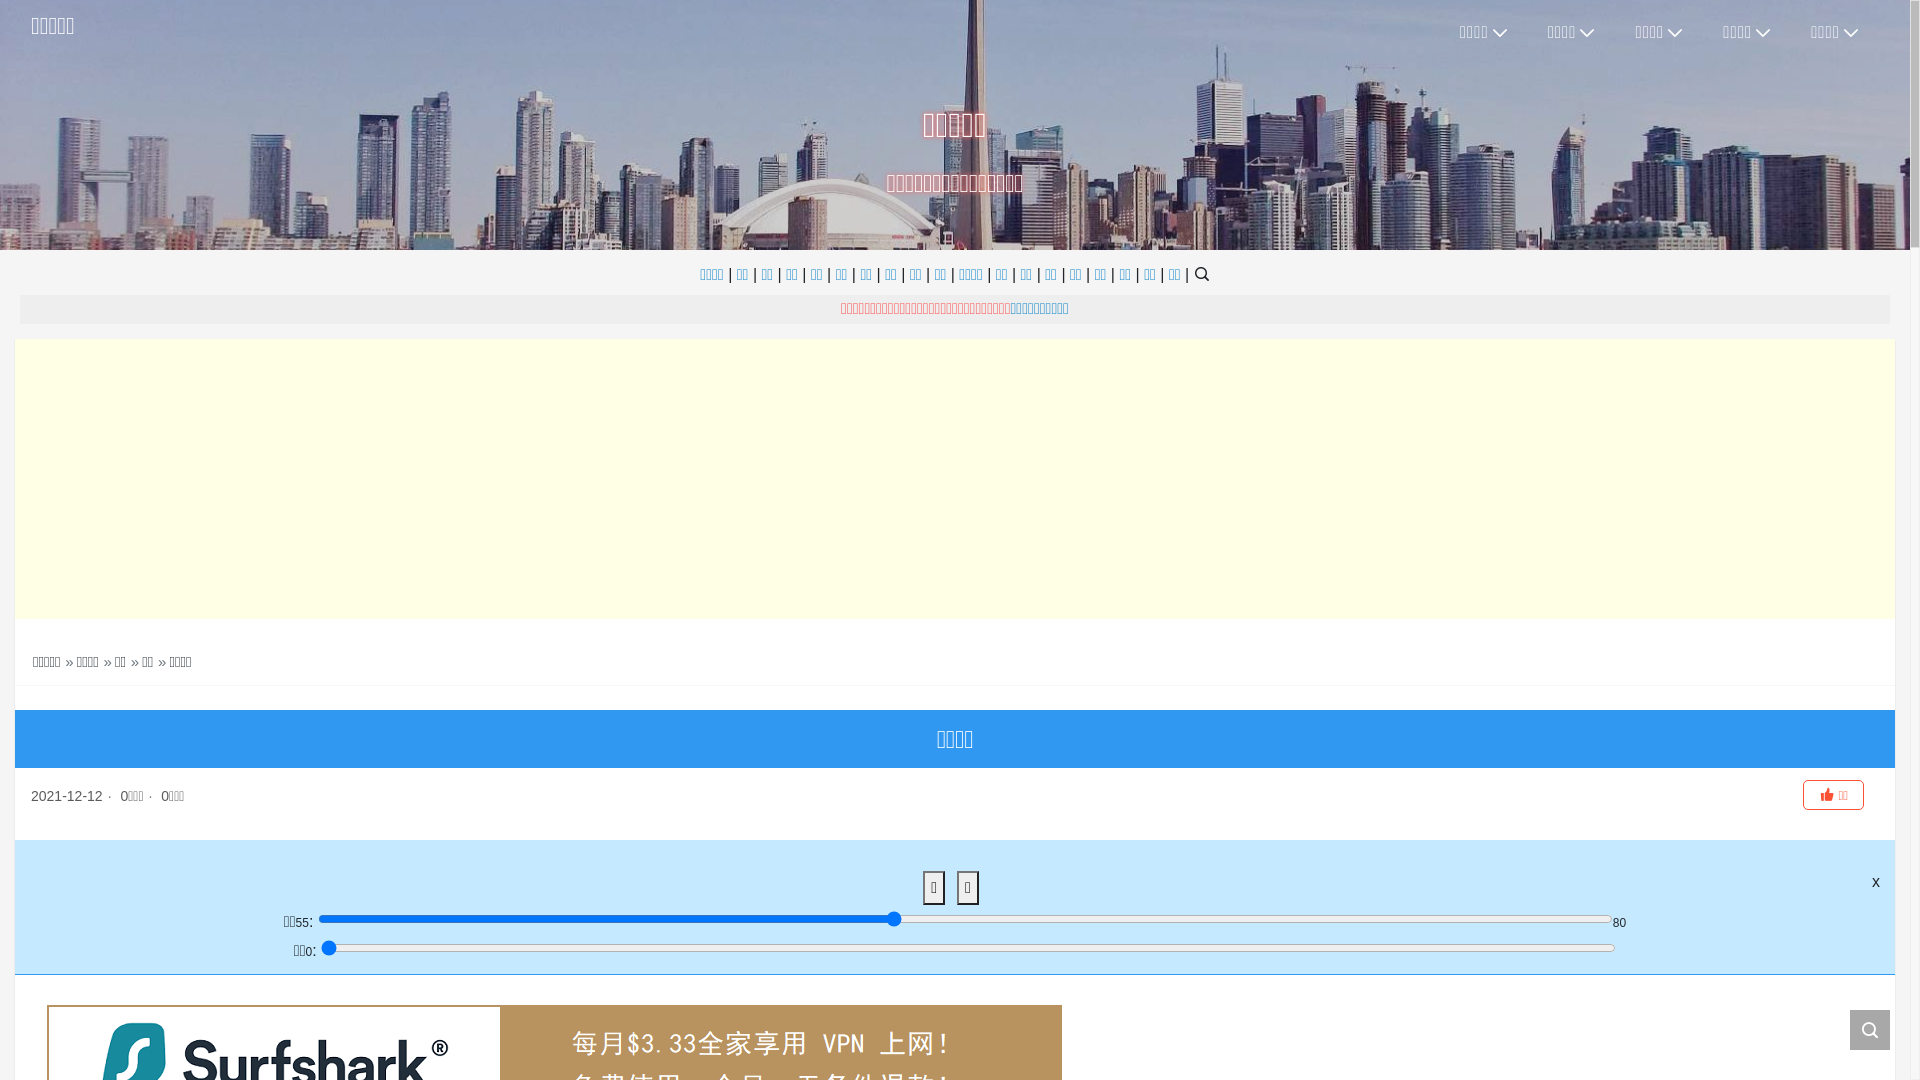 This screenshot has width=1920, height=1080. What do you see at coordinates (954, 478) in the screenshot?
I see `'Advertisement'` at bounding box center [954, 478].